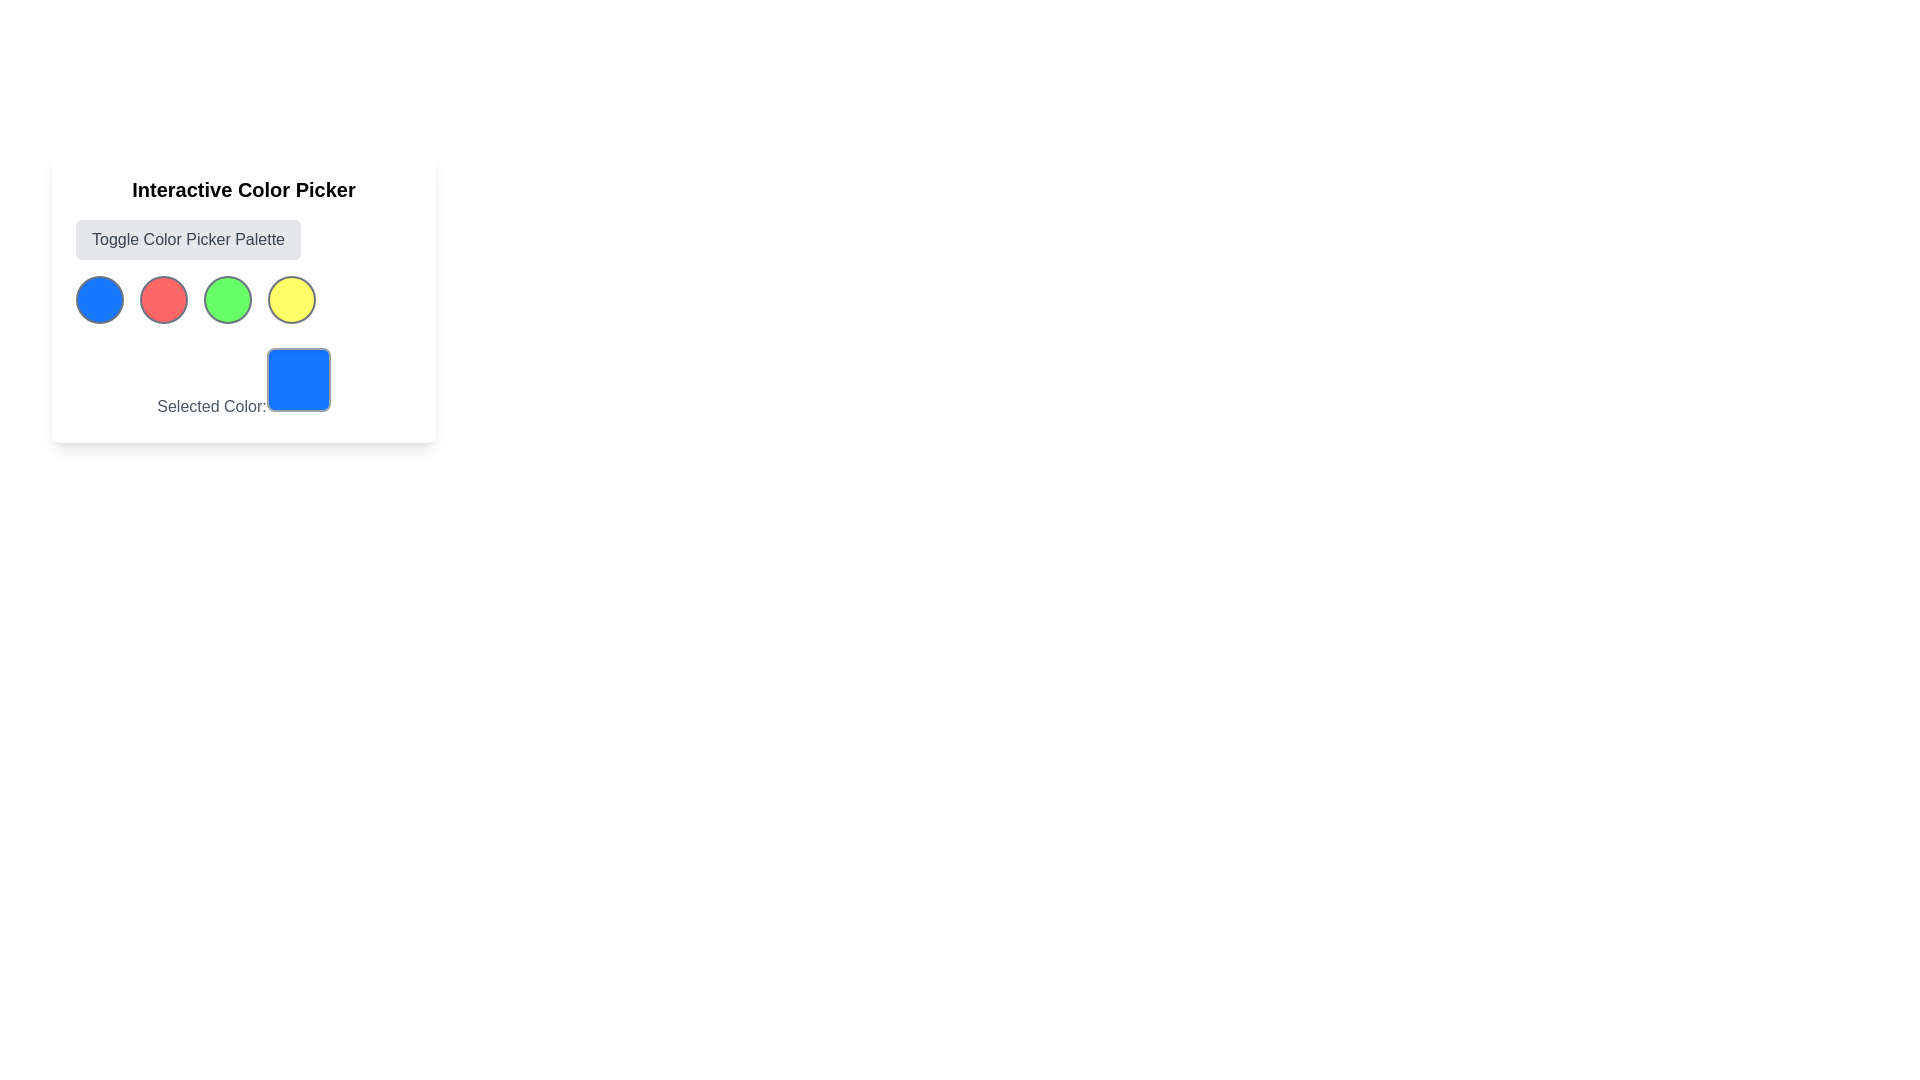 The height and width of the screenshot is (1080, 1920). What do you see at coordinates (99, 300) in the screenshot?
I see `the first circular button that allows the user to select the color blue` at bounding box center [99, 300].